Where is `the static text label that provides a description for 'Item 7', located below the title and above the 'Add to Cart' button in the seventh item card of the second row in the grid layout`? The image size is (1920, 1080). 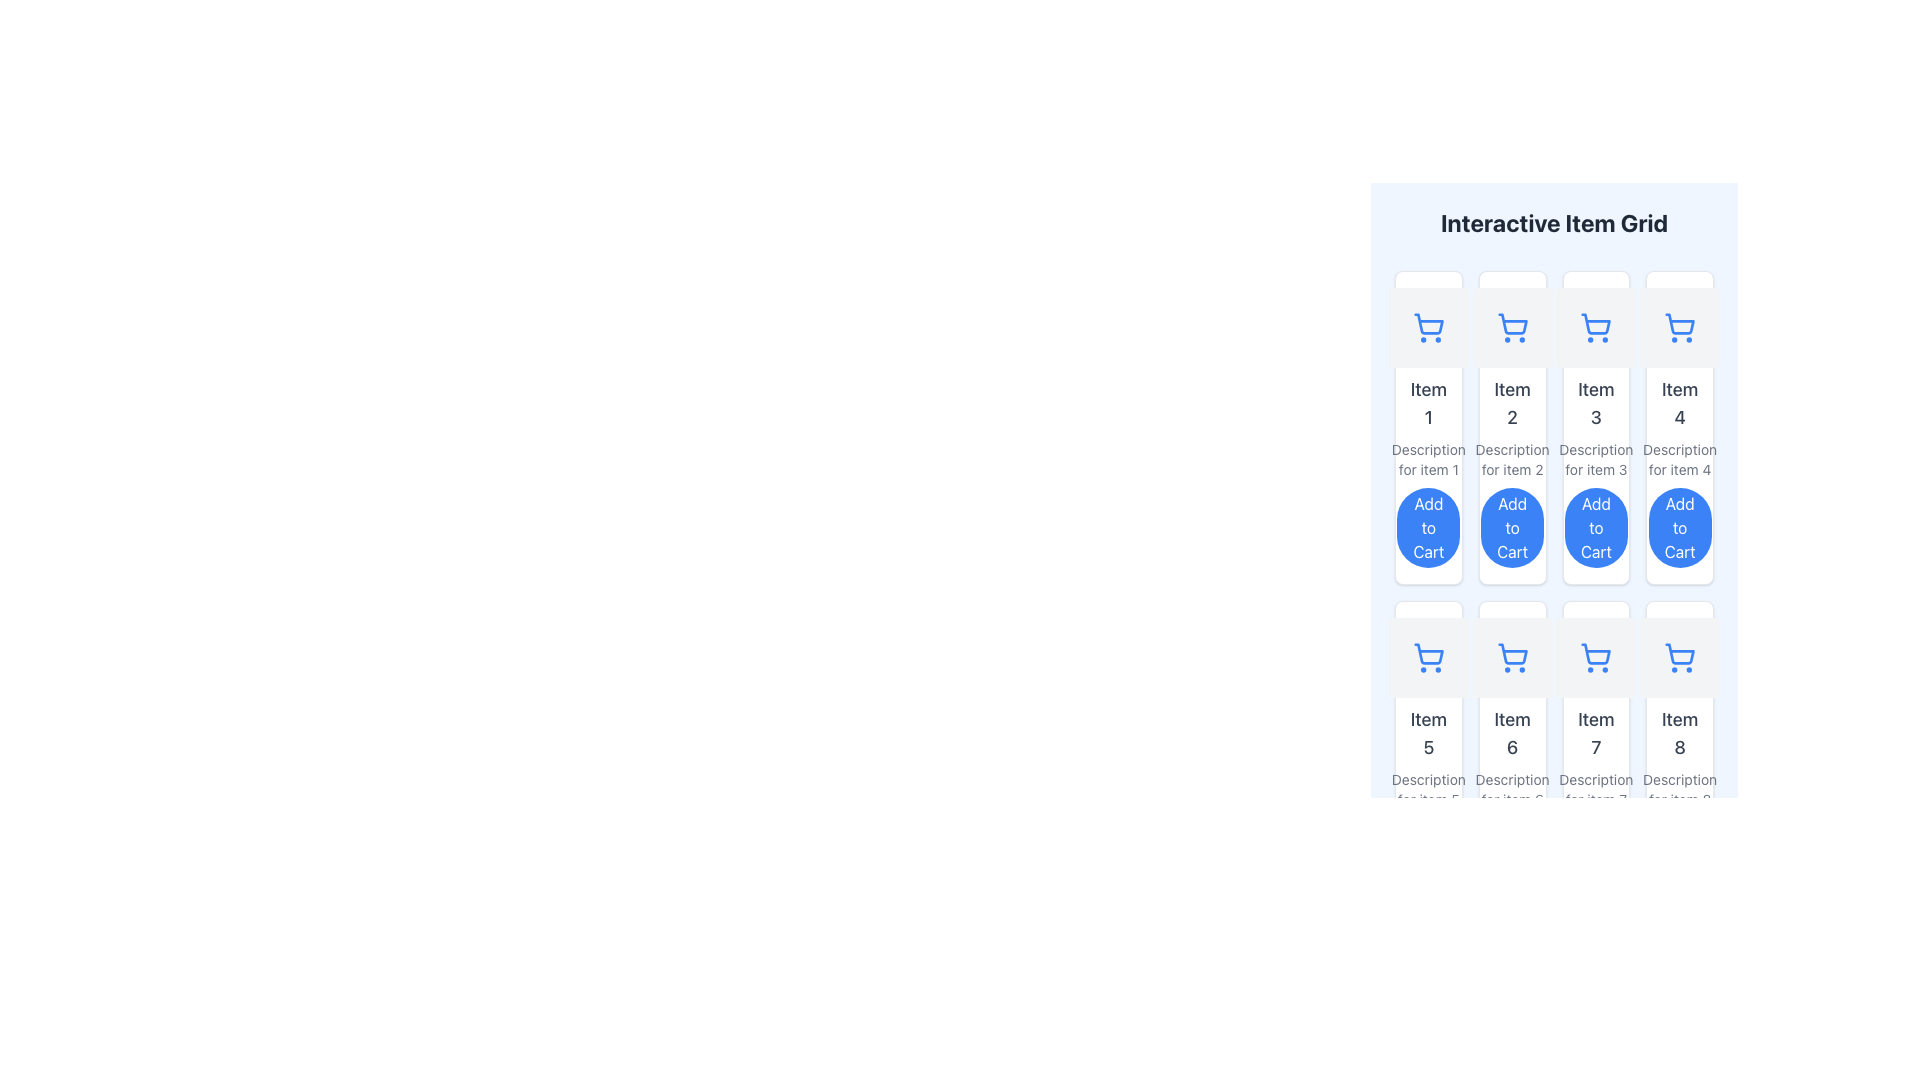 the static text label that provides a description for 'Item 7', located below the title and above the 'Add to Cart' button in the seventh item card of the second row in the grid layout is located at coordinates (1595, 789).